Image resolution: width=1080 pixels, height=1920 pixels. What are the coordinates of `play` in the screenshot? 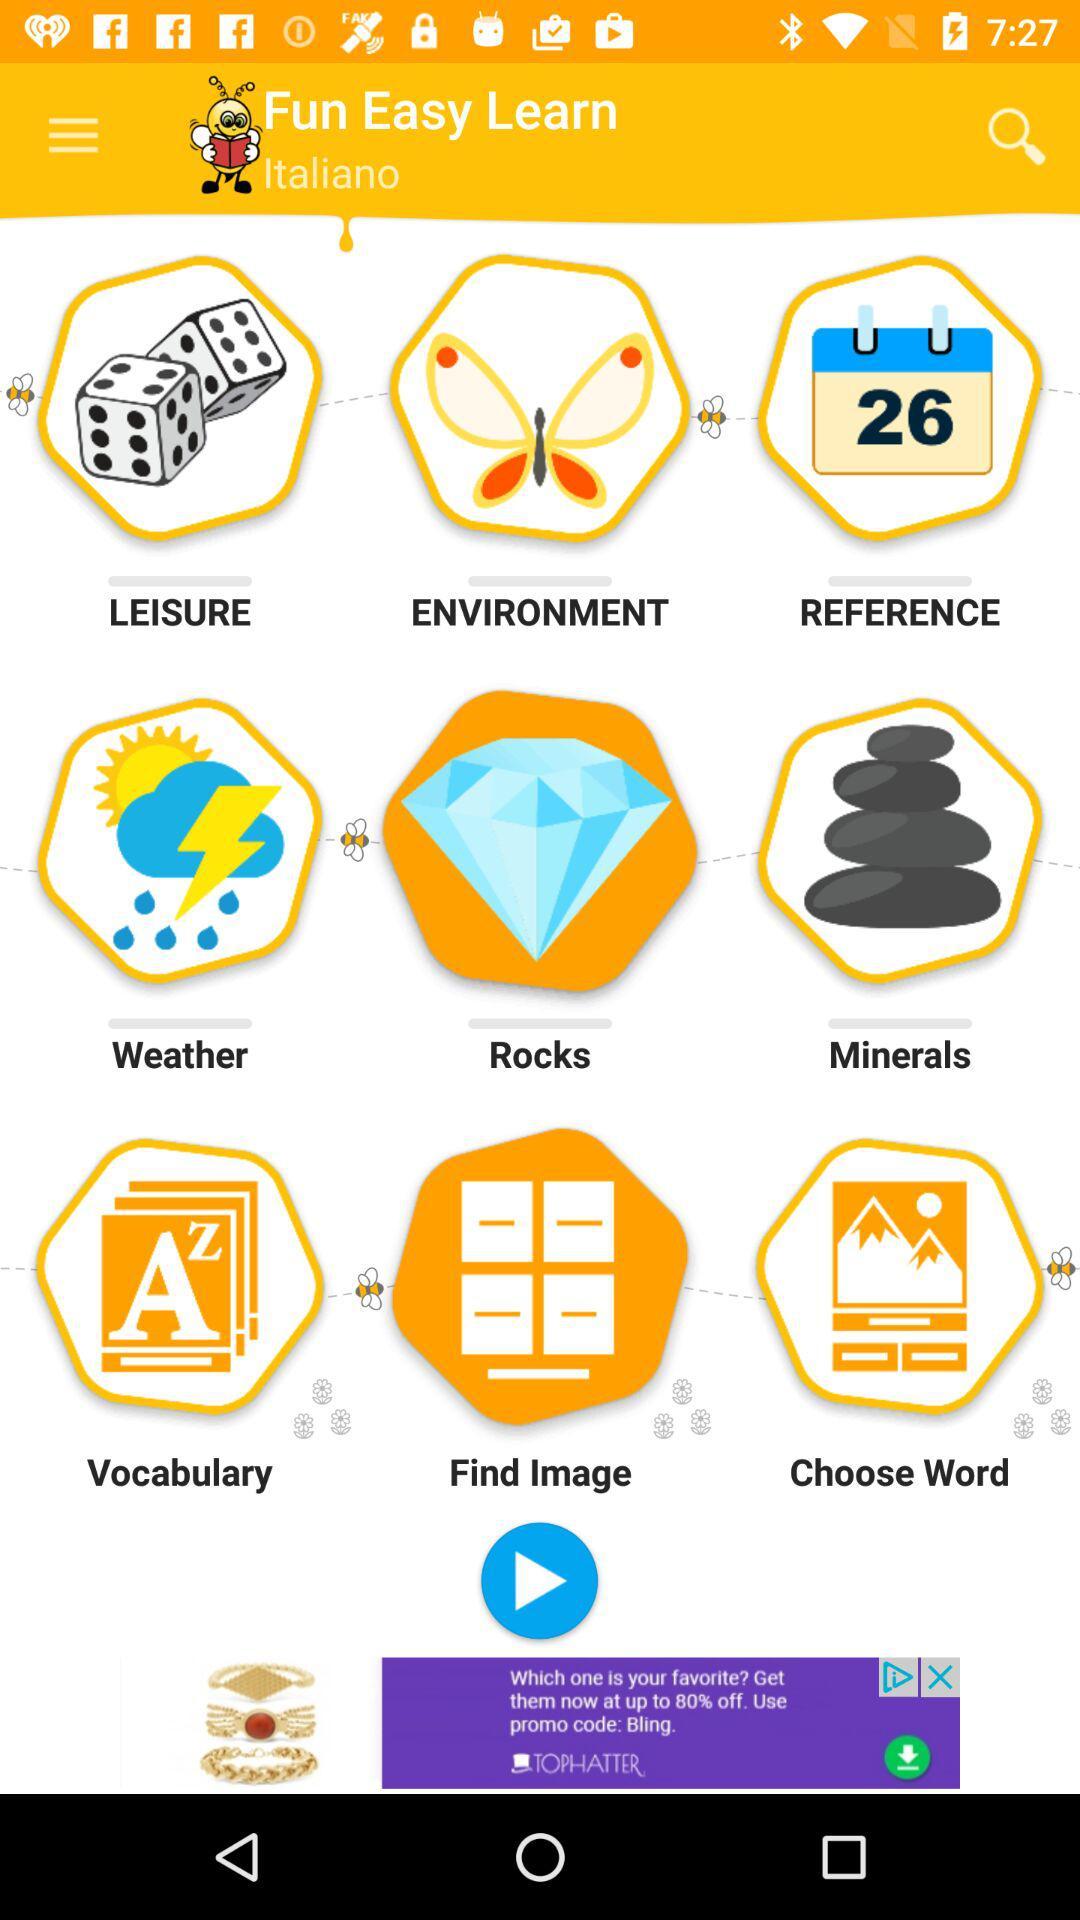 It's located at (538, 1582).